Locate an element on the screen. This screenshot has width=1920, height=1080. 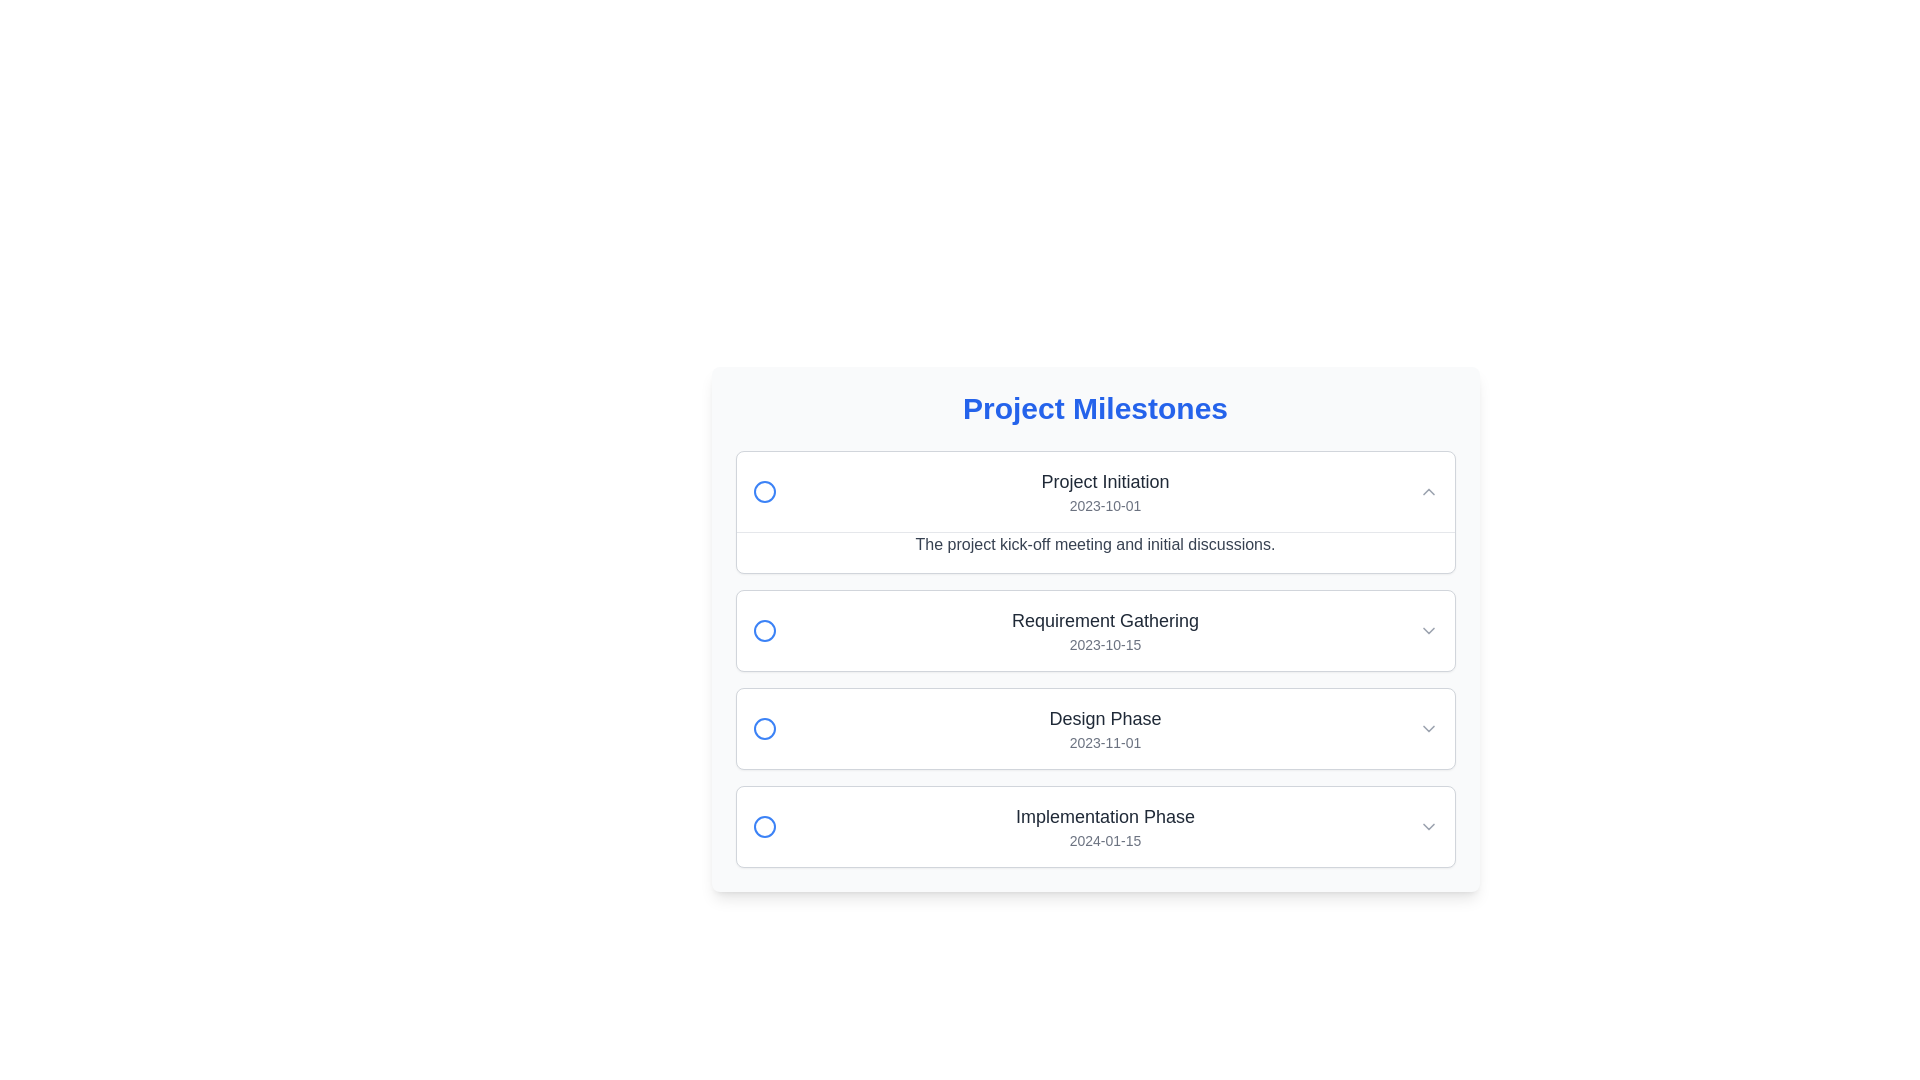
the downward-pointing chevron icon in the 'Requirement Gathering' card is located at coordinates (1427, 631).